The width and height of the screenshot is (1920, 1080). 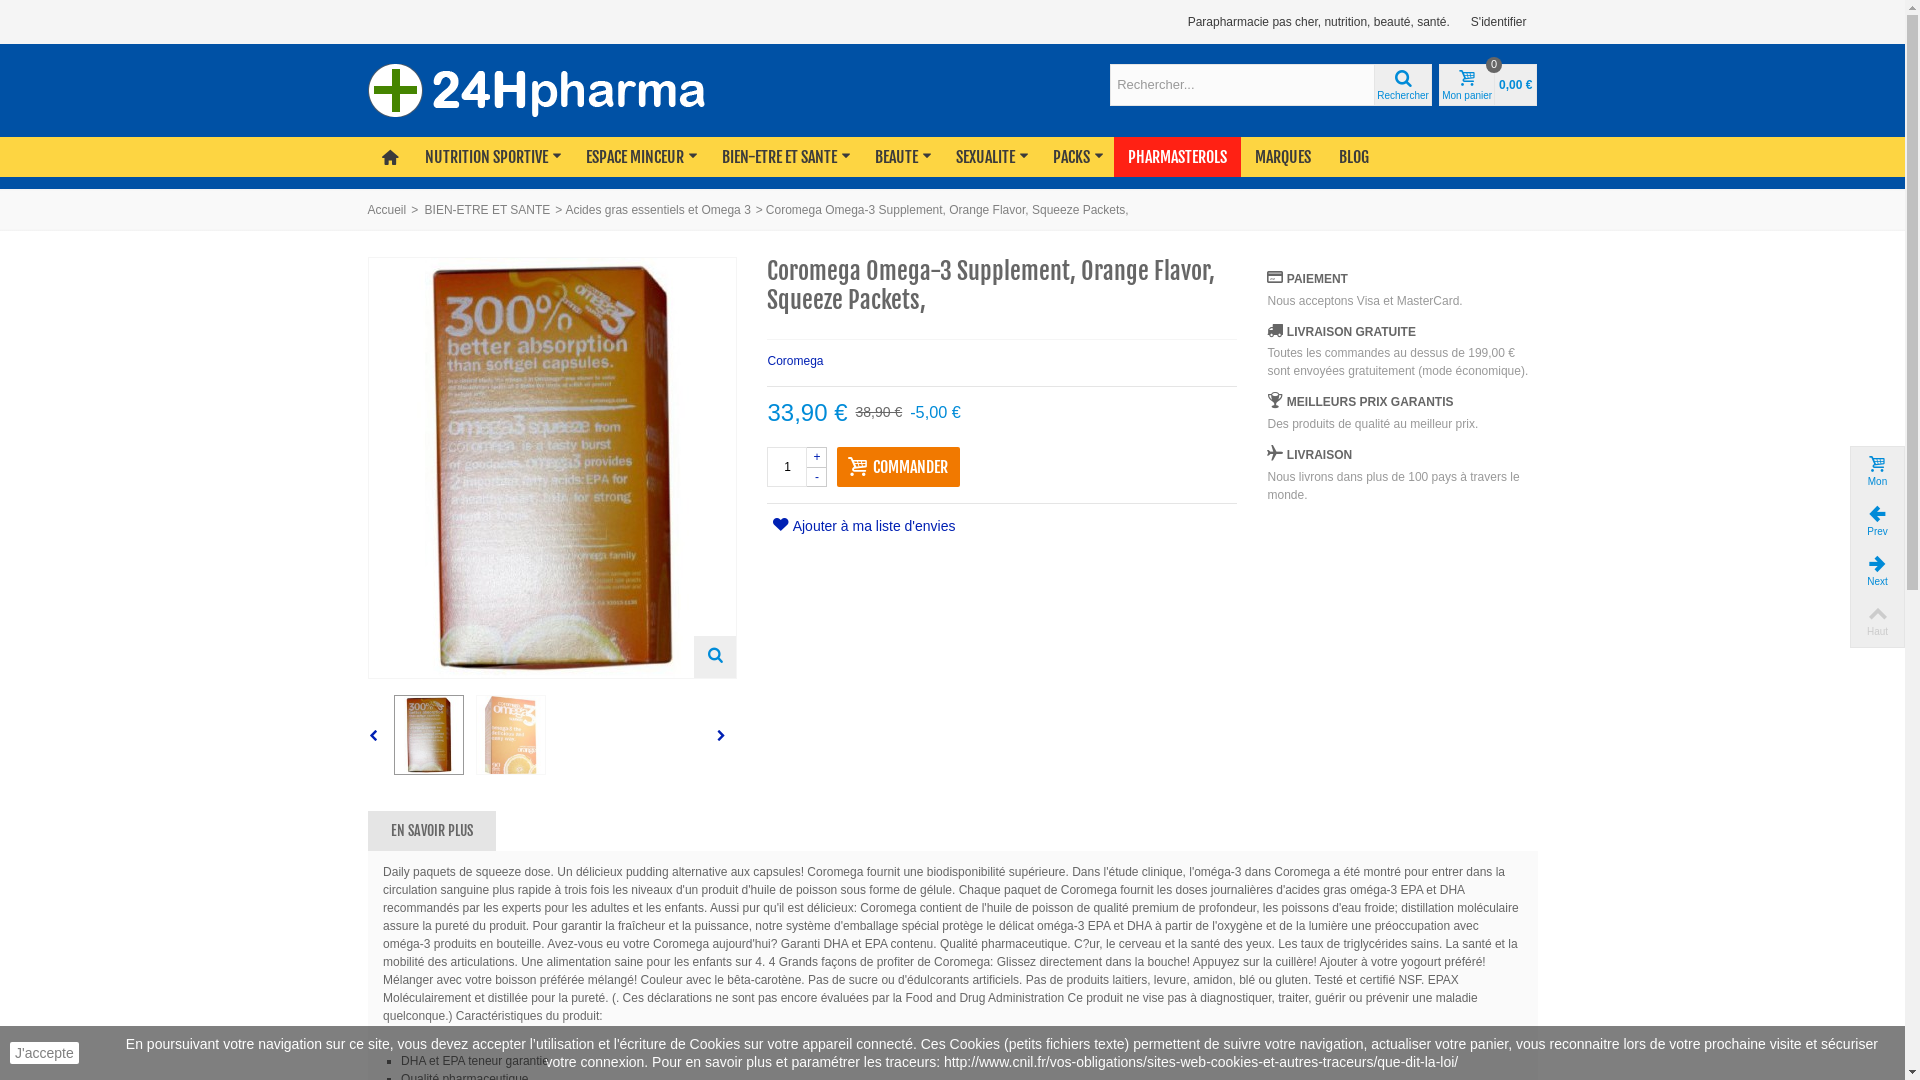 I want to click on 'ESPACE MINCEUR', so click(x=638, y=156).